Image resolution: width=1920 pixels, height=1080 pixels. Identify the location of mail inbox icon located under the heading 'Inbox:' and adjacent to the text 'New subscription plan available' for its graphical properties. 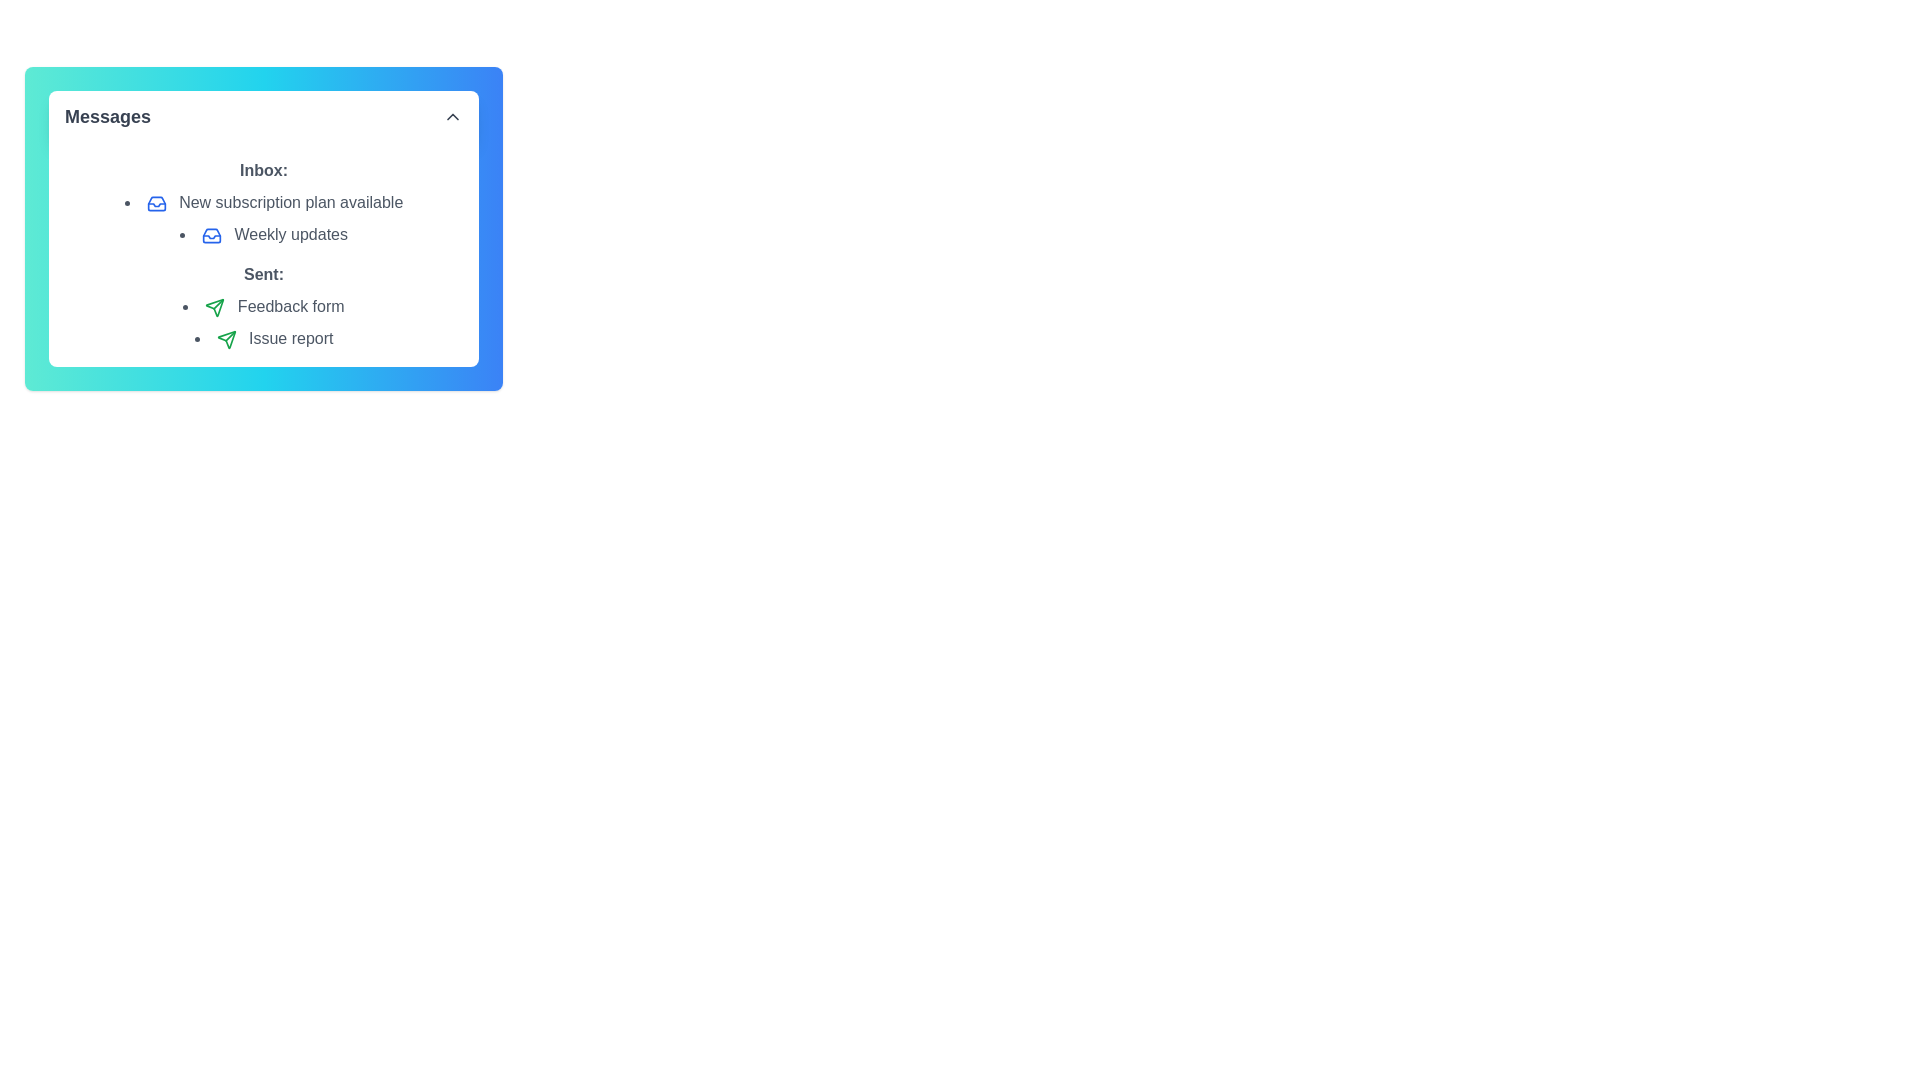
(211, 234).